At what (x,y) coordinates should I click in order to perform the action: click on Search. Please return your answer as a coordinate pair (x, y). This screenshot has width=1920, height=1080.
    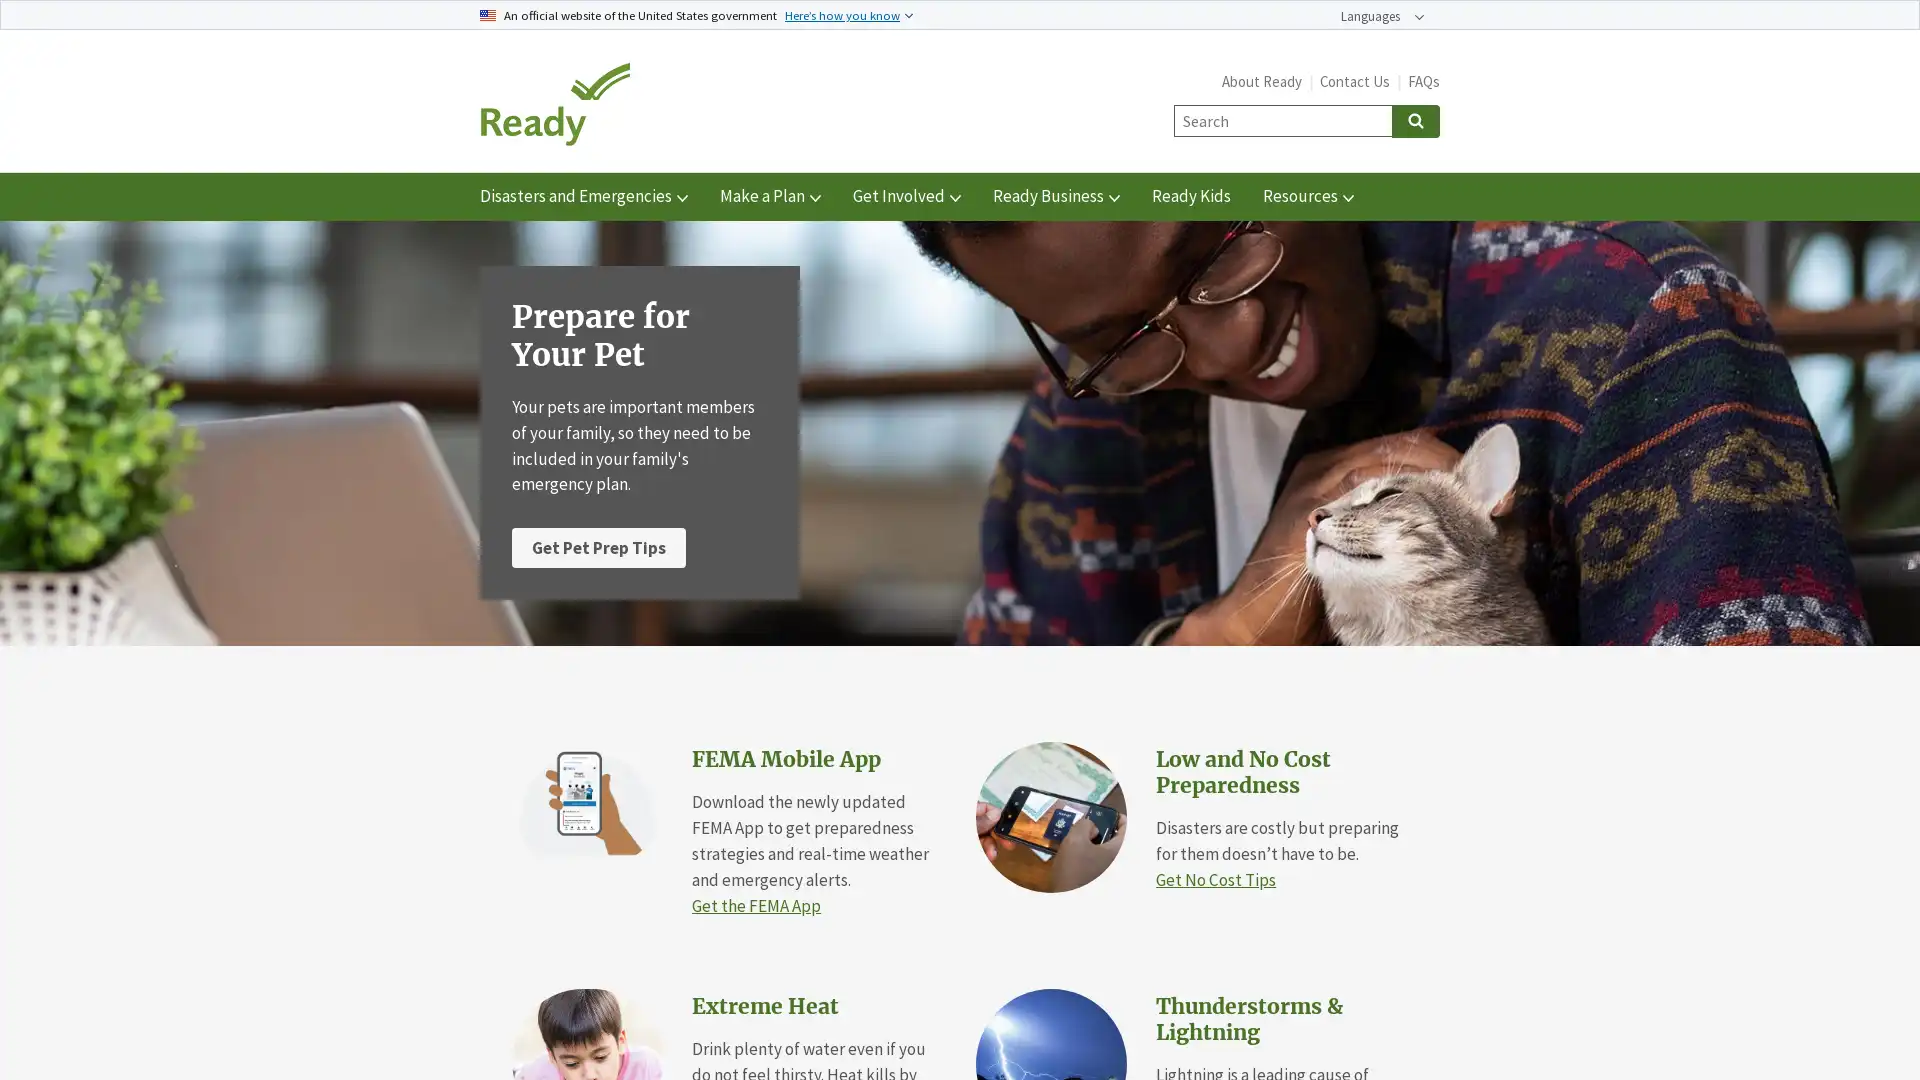
    Looking at the image, I should click on (1415, 120).